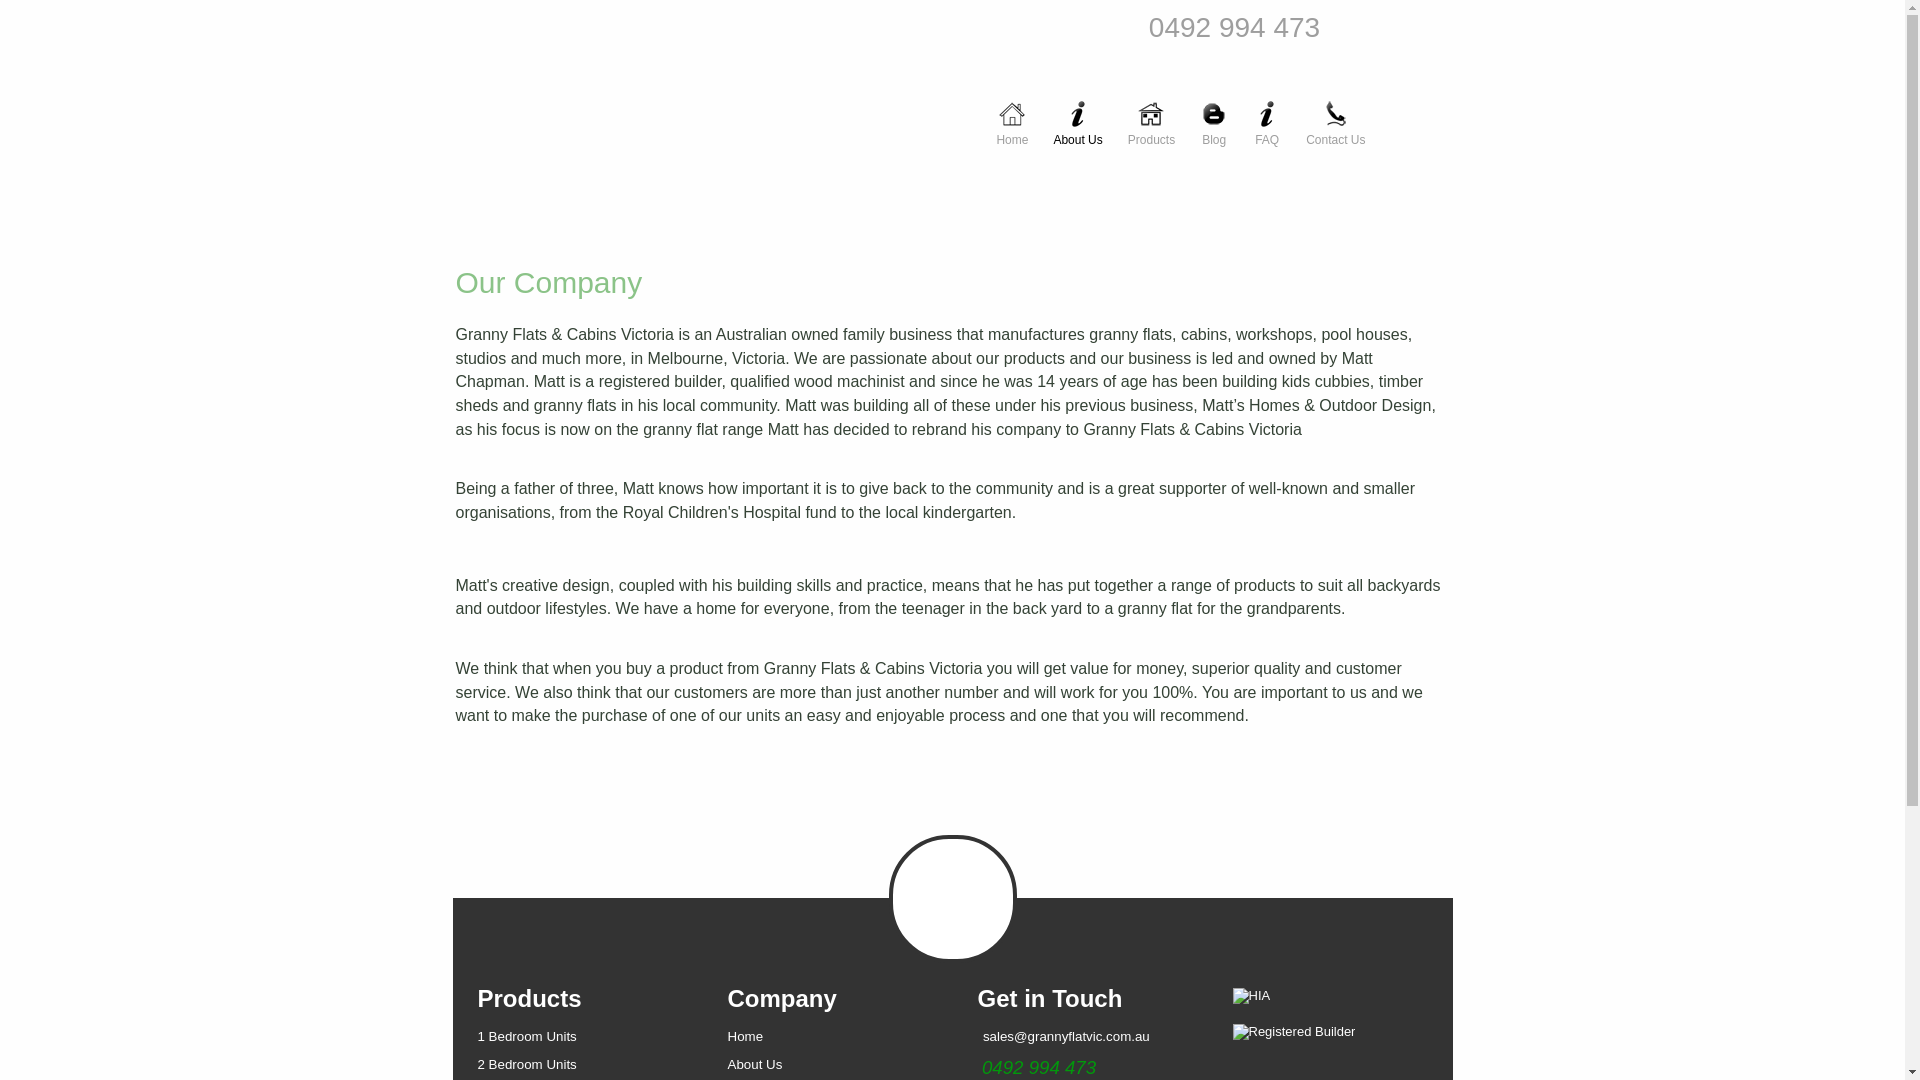 This screenshot has width=1920, height=1080. Describe the element at coordinates (477, 1062) in the screenshot. I see `'2 Bedroom Units'` at that location.